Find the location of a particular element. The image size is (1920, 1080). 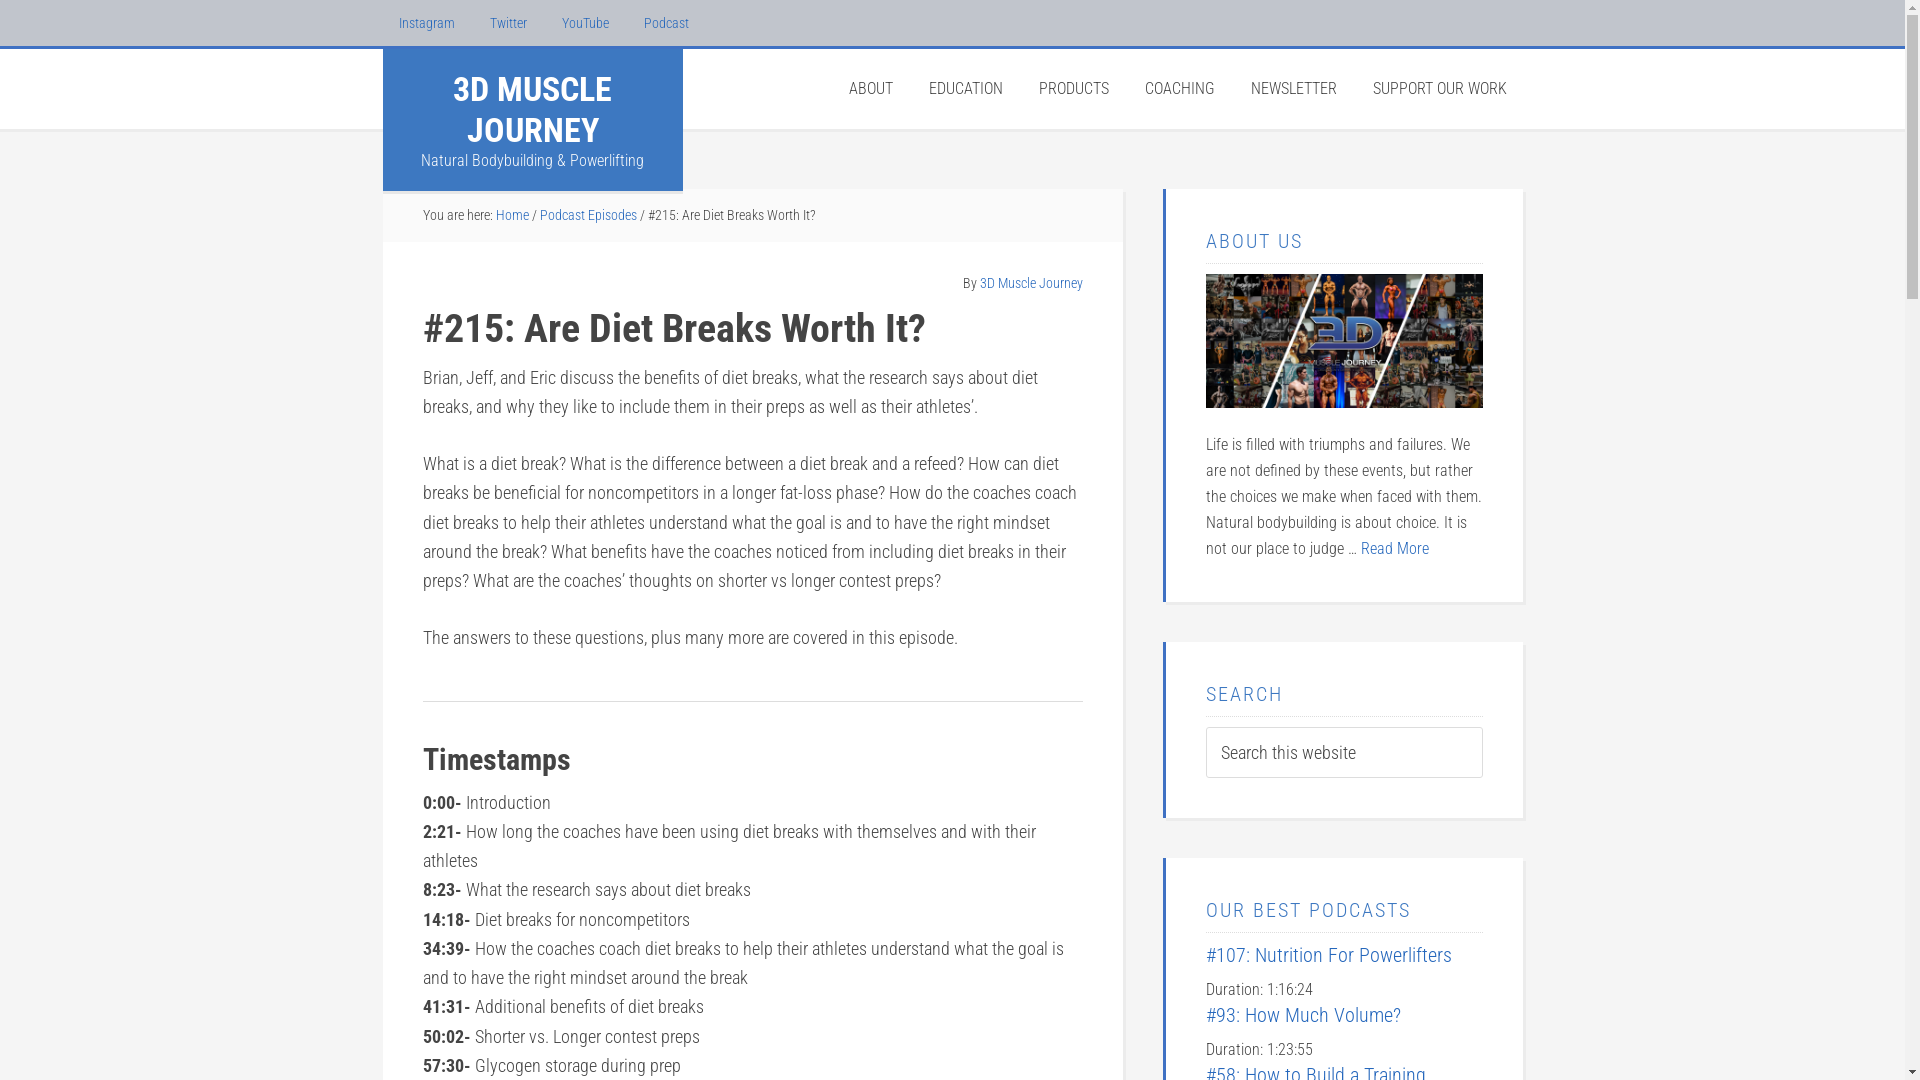

'#107: Nutrition For Powerlifters' is located at coordinates (1204, 954).